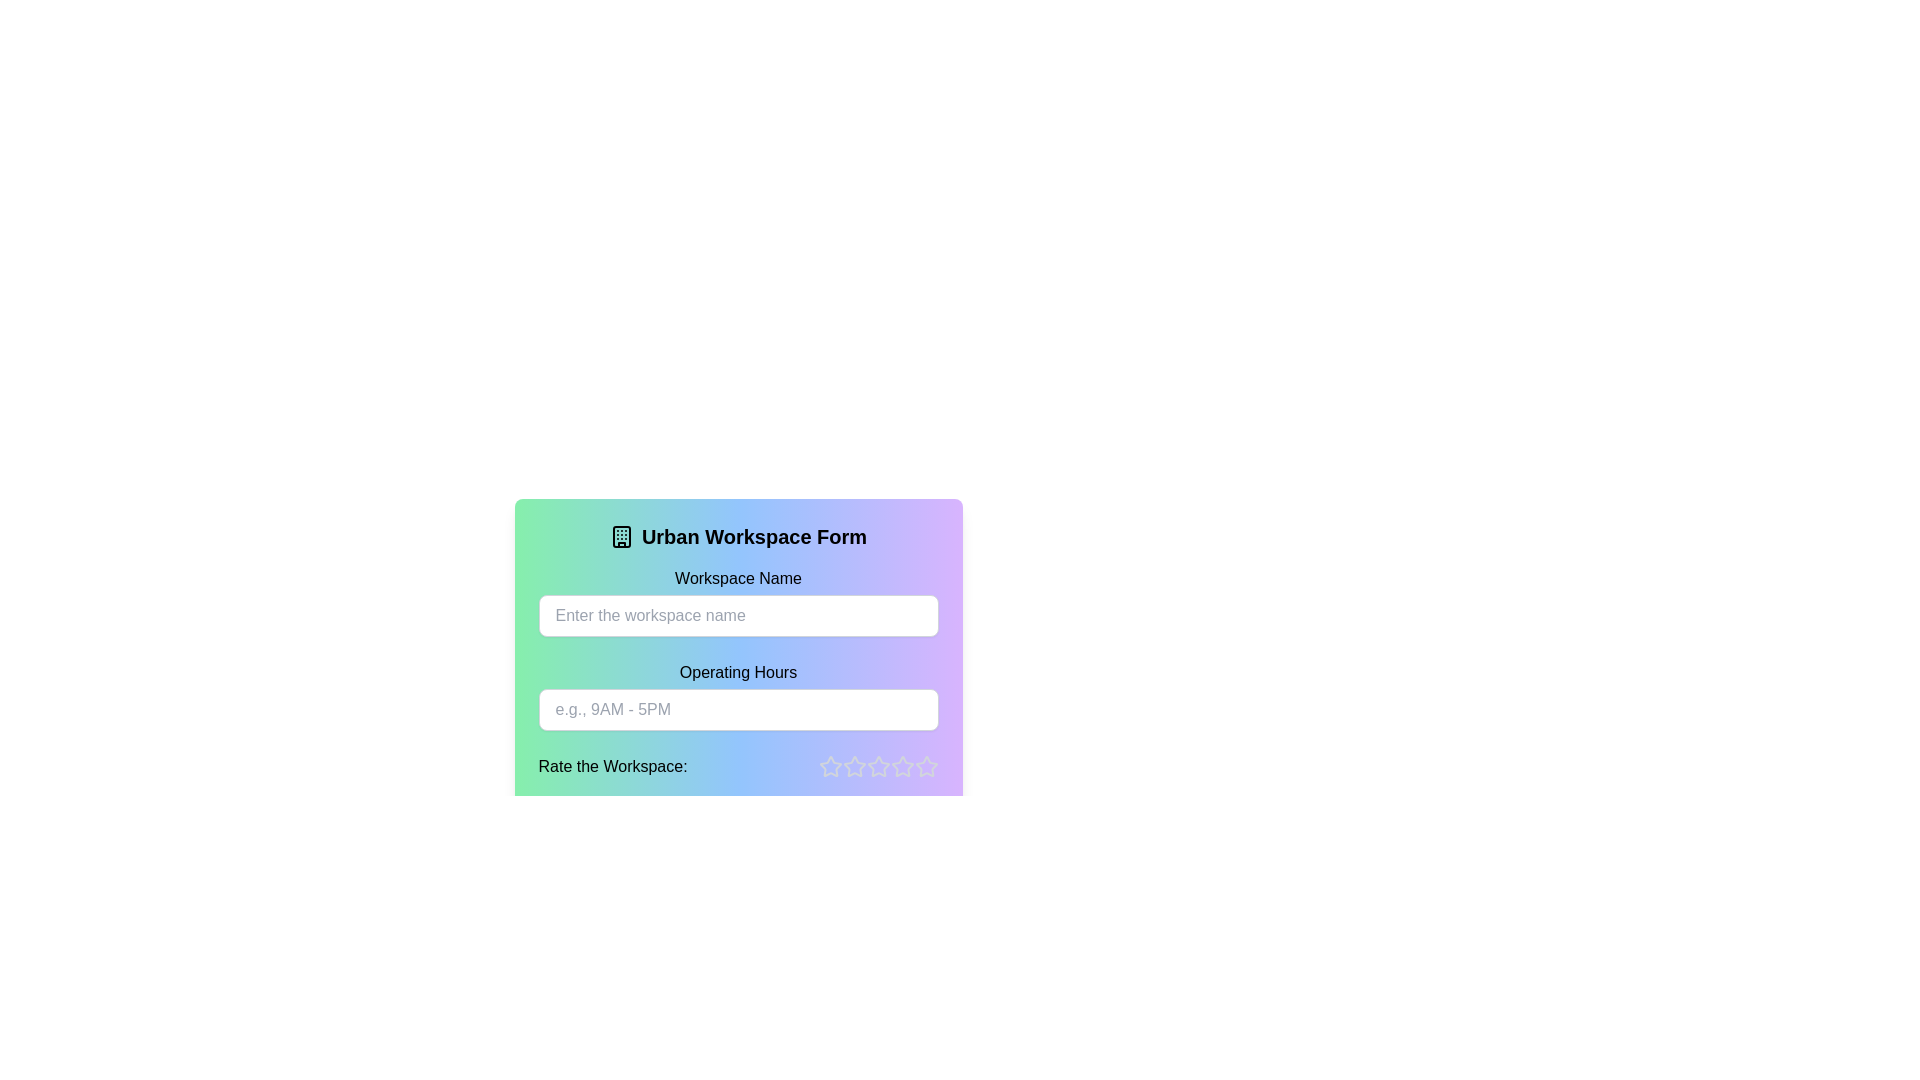 Image resolution: width=1920 pixels, height=1080 pixels. Describe the element at coordinates (854, 765) in the screenshot. I see `the second star in the five-star rating system` at that location.